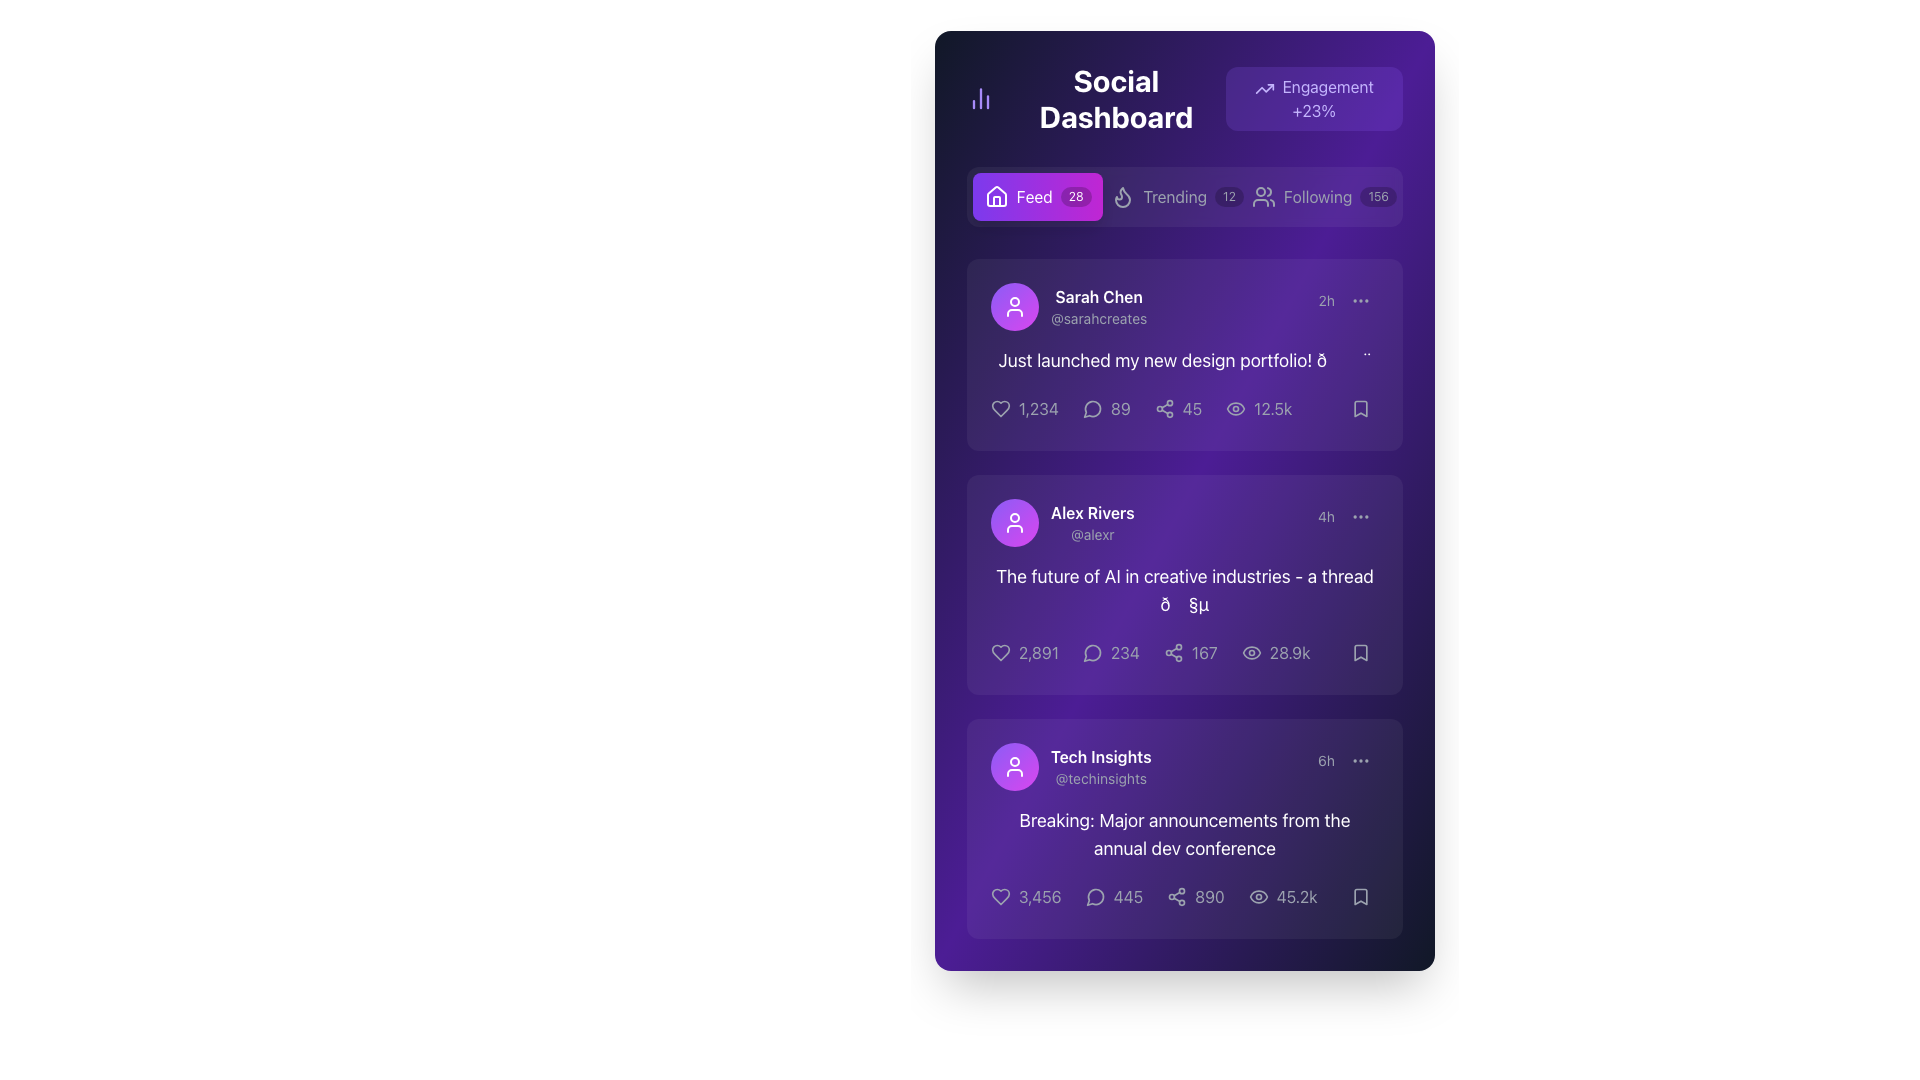 The height and width of the screenshot is (1080, 1920). I want to click on text displayed in the Text Label that shows the full name of the user associated with the second post card, located above the username '@alexr', so click(1091, 512).